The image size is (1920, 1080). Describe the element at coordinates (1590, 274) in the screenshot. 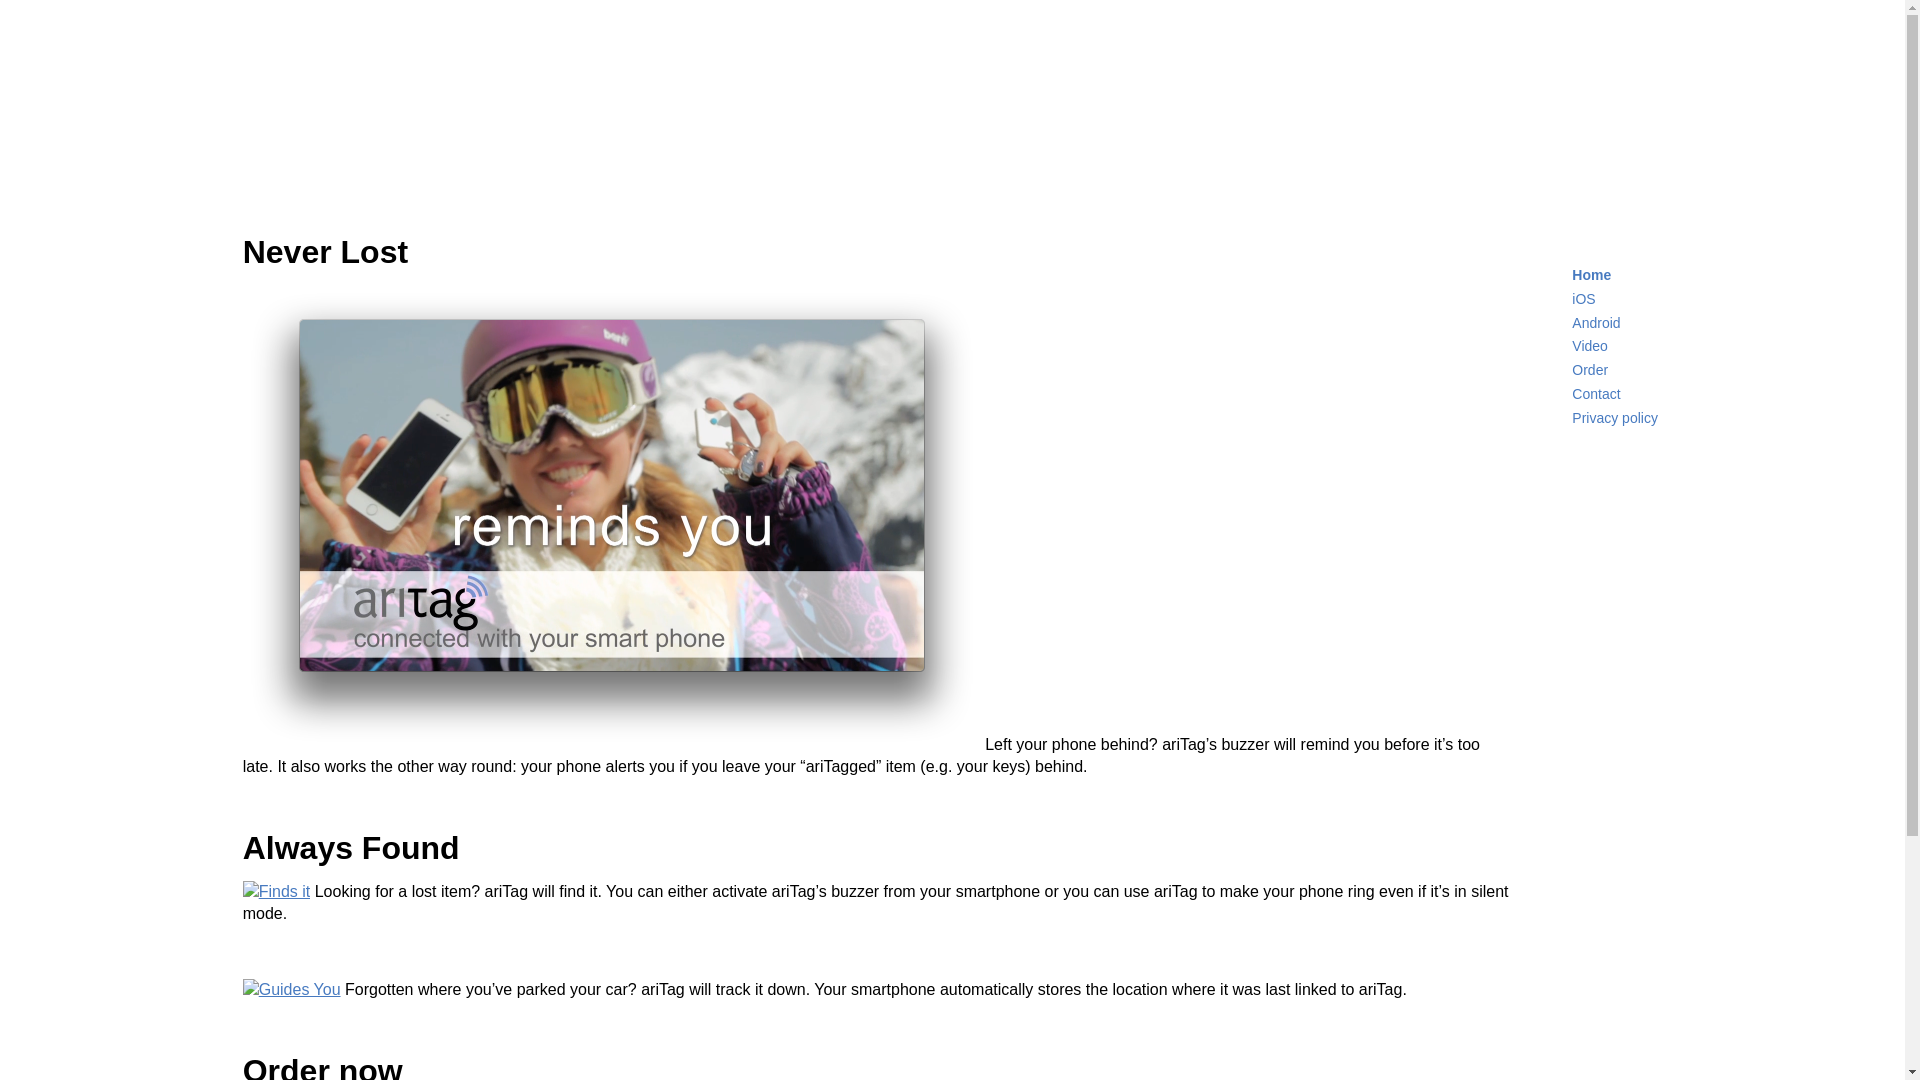

I see `'Home'` at that location.